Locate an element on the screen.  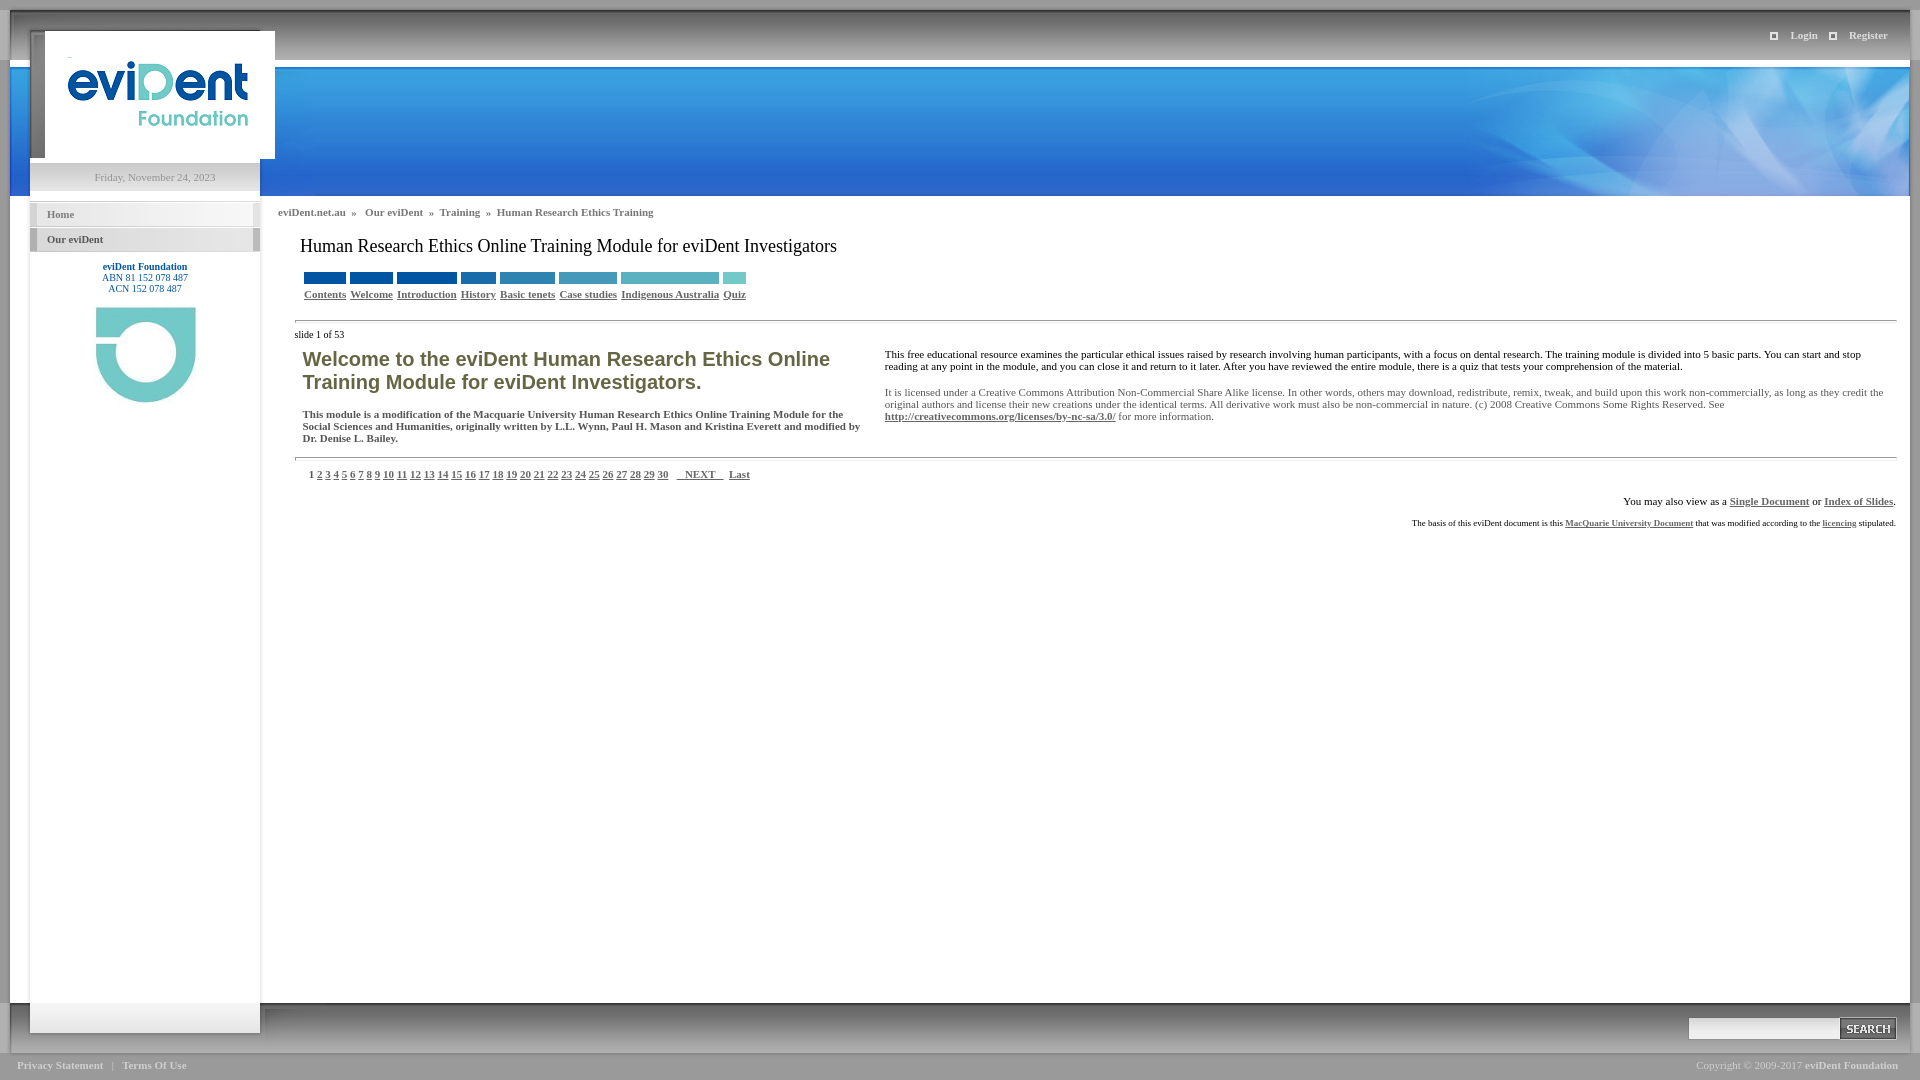
'Introduction' is located at coordinates (426, 293).